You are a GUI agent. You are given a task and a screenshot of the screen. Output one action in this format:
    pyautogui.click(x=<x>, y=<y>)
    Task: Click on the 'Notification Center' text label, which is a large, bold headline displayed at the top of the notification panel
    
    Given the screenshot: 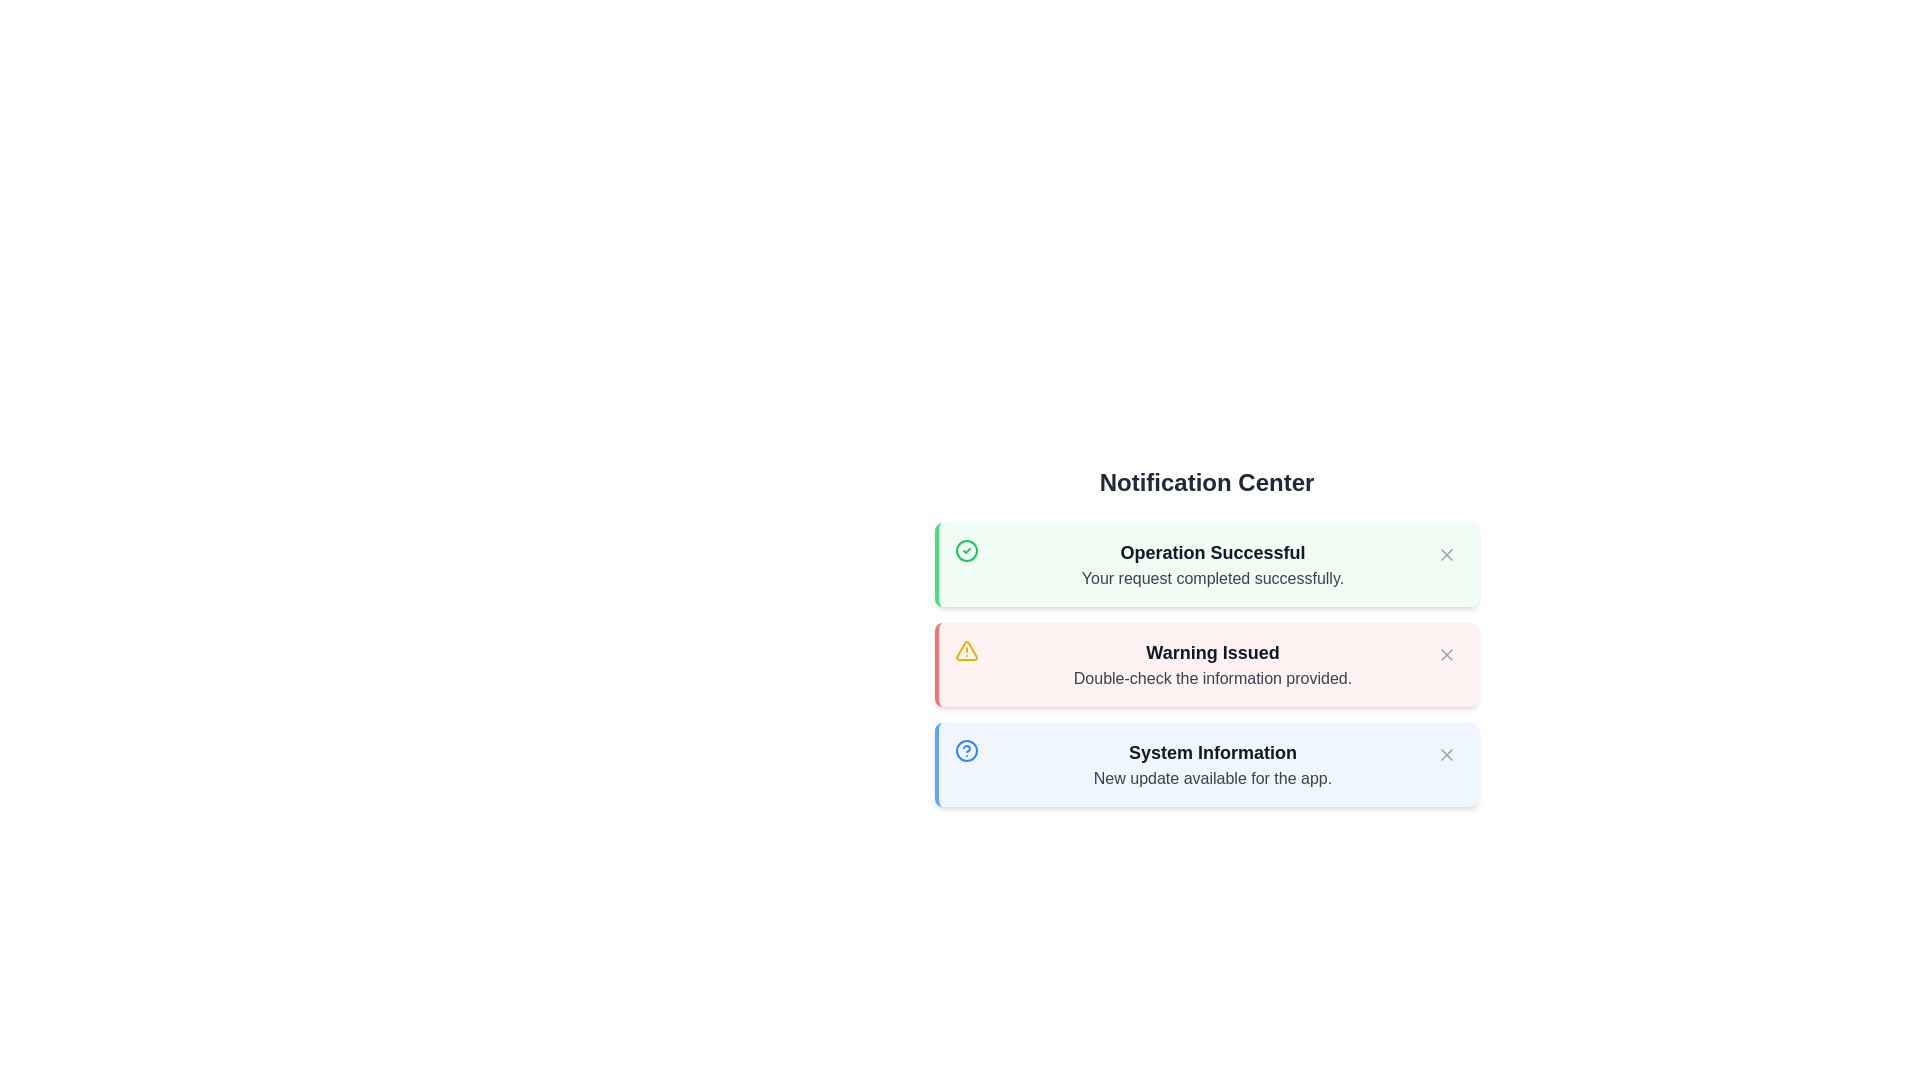 What is the action you would take?
    pyautogui.click(x=1205, y=482)
    